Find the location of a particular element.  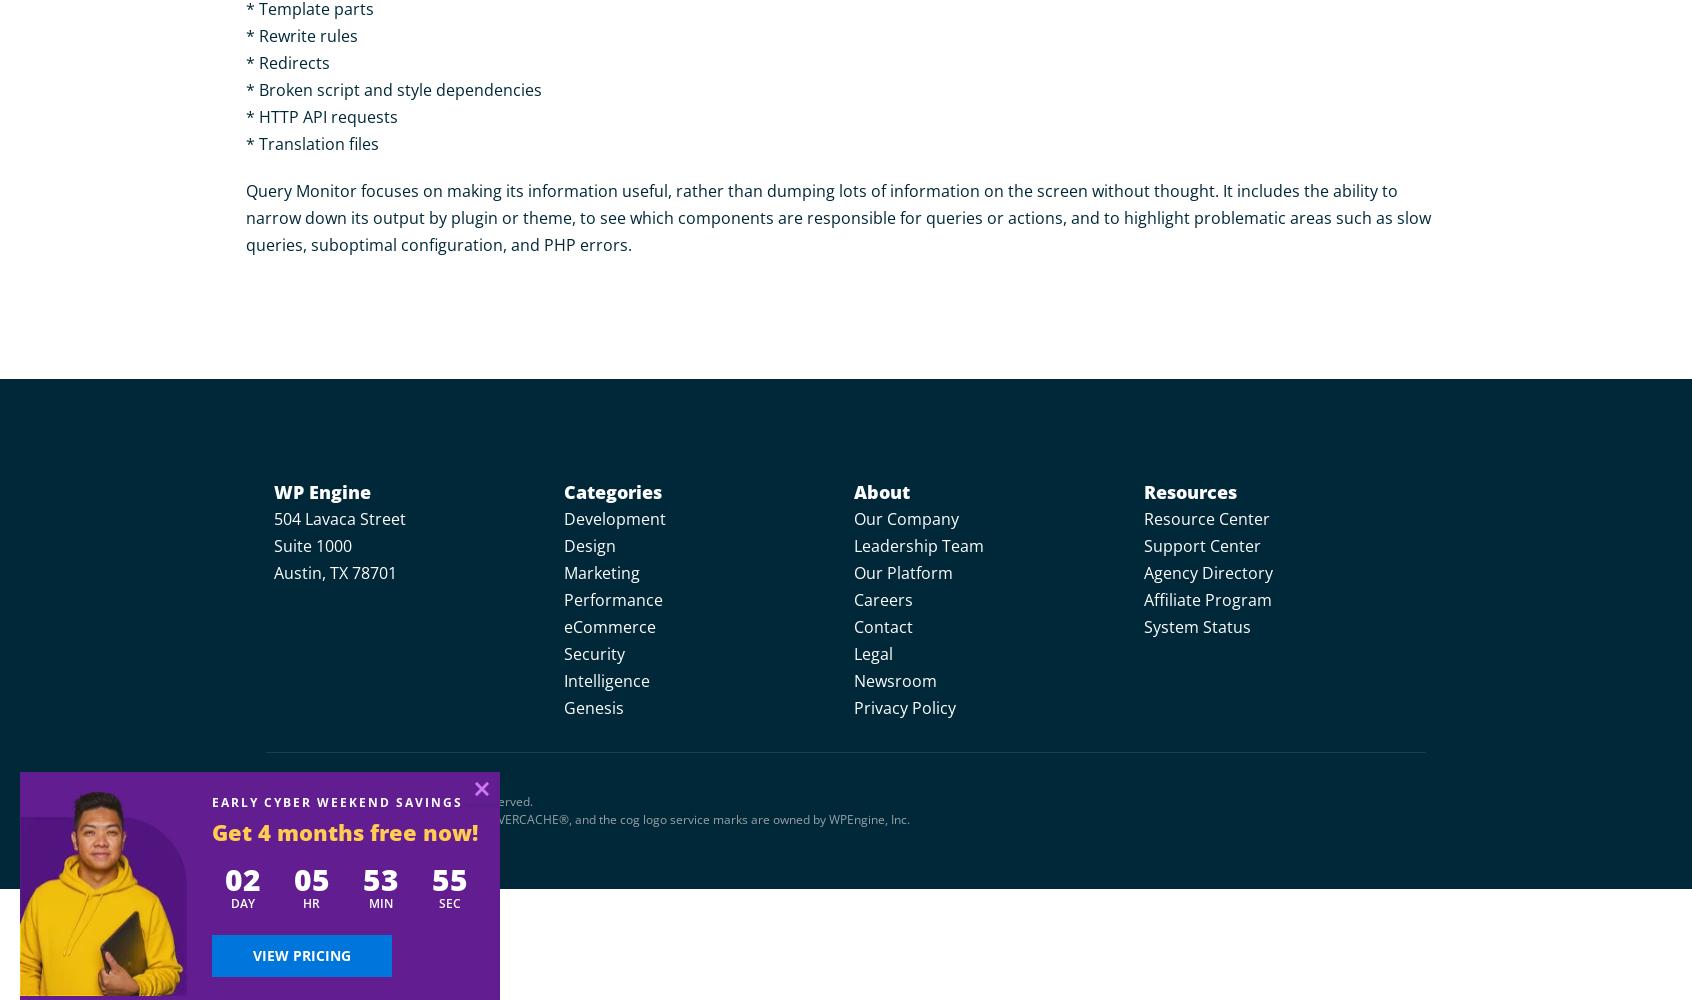

'Get 4 months free now!' is located at coordinates (343, 831).